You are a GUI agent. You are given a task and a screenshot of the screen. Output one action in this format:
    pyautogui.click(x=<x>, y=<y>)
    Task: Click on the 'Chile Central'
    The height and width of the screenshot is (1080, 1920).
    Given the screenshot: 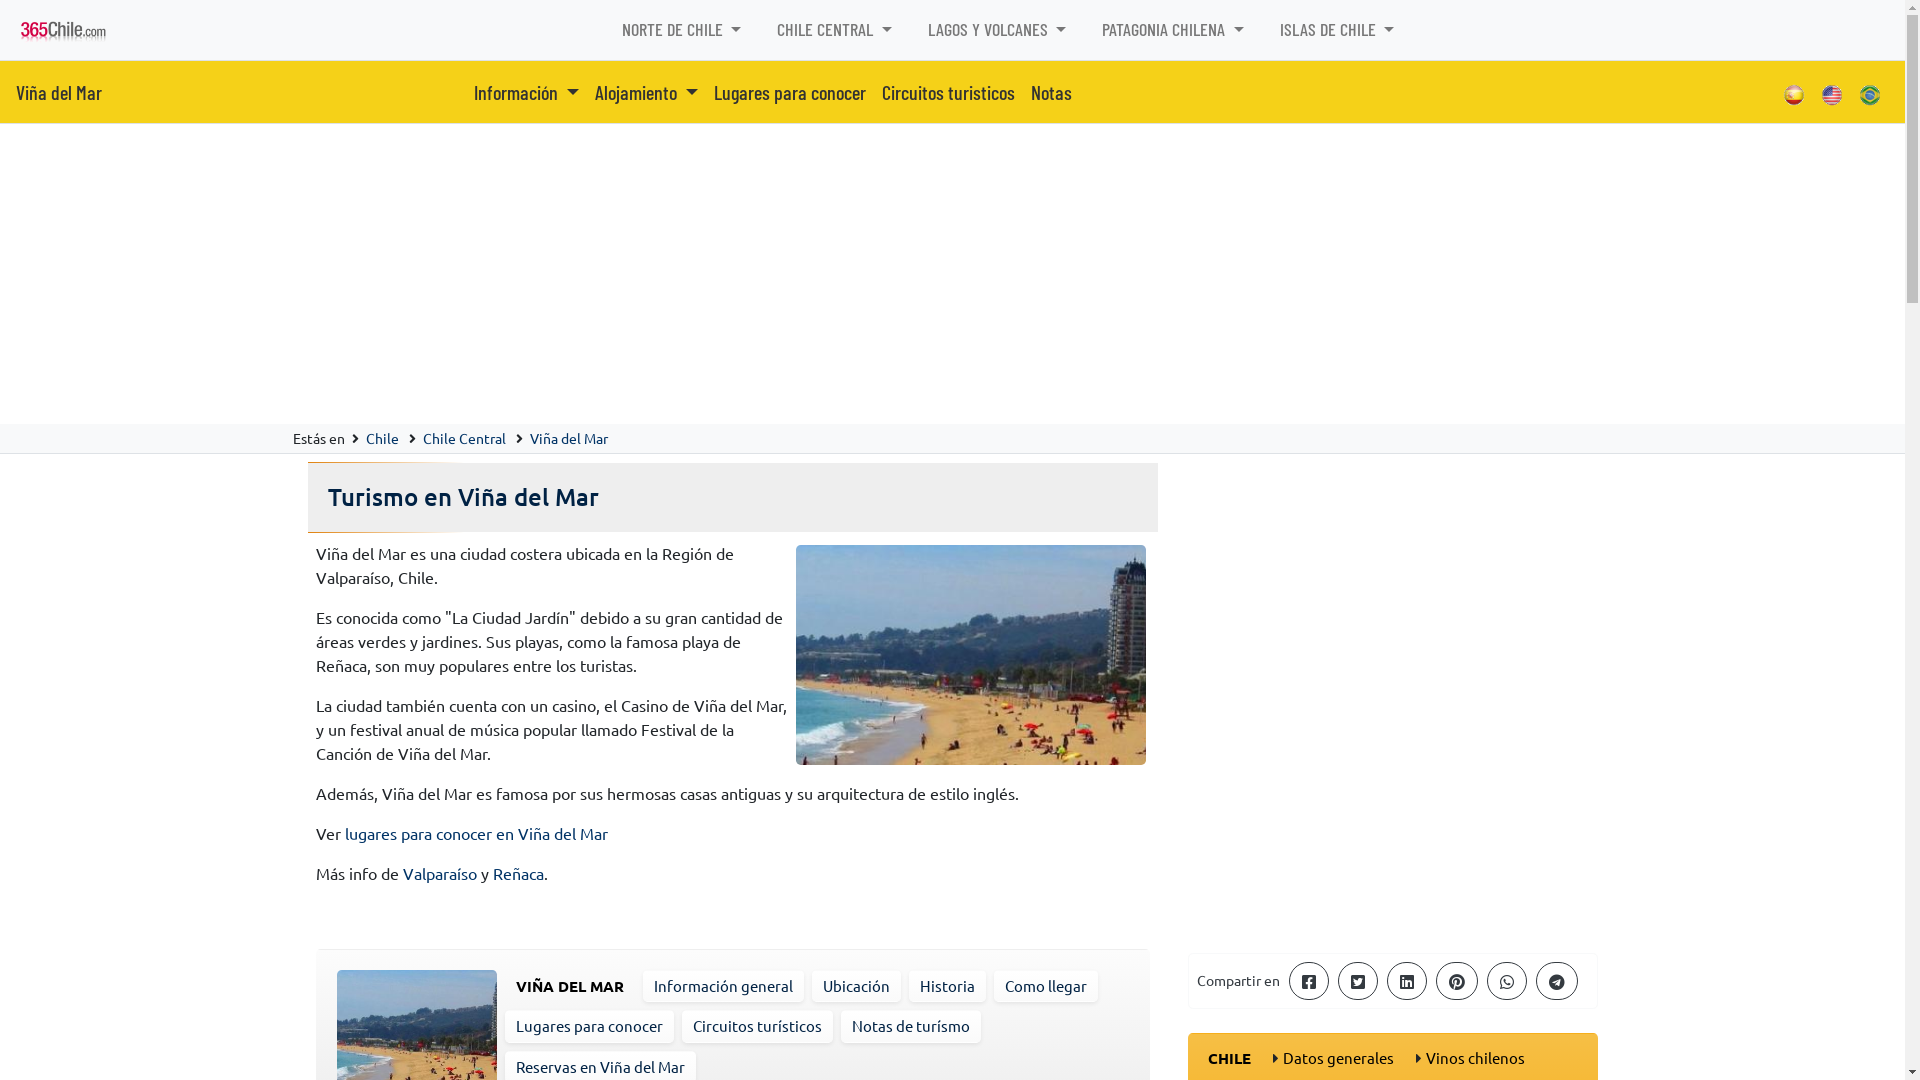 What is the action you would take?
    pyautogui.click(x=462, y=437)
    